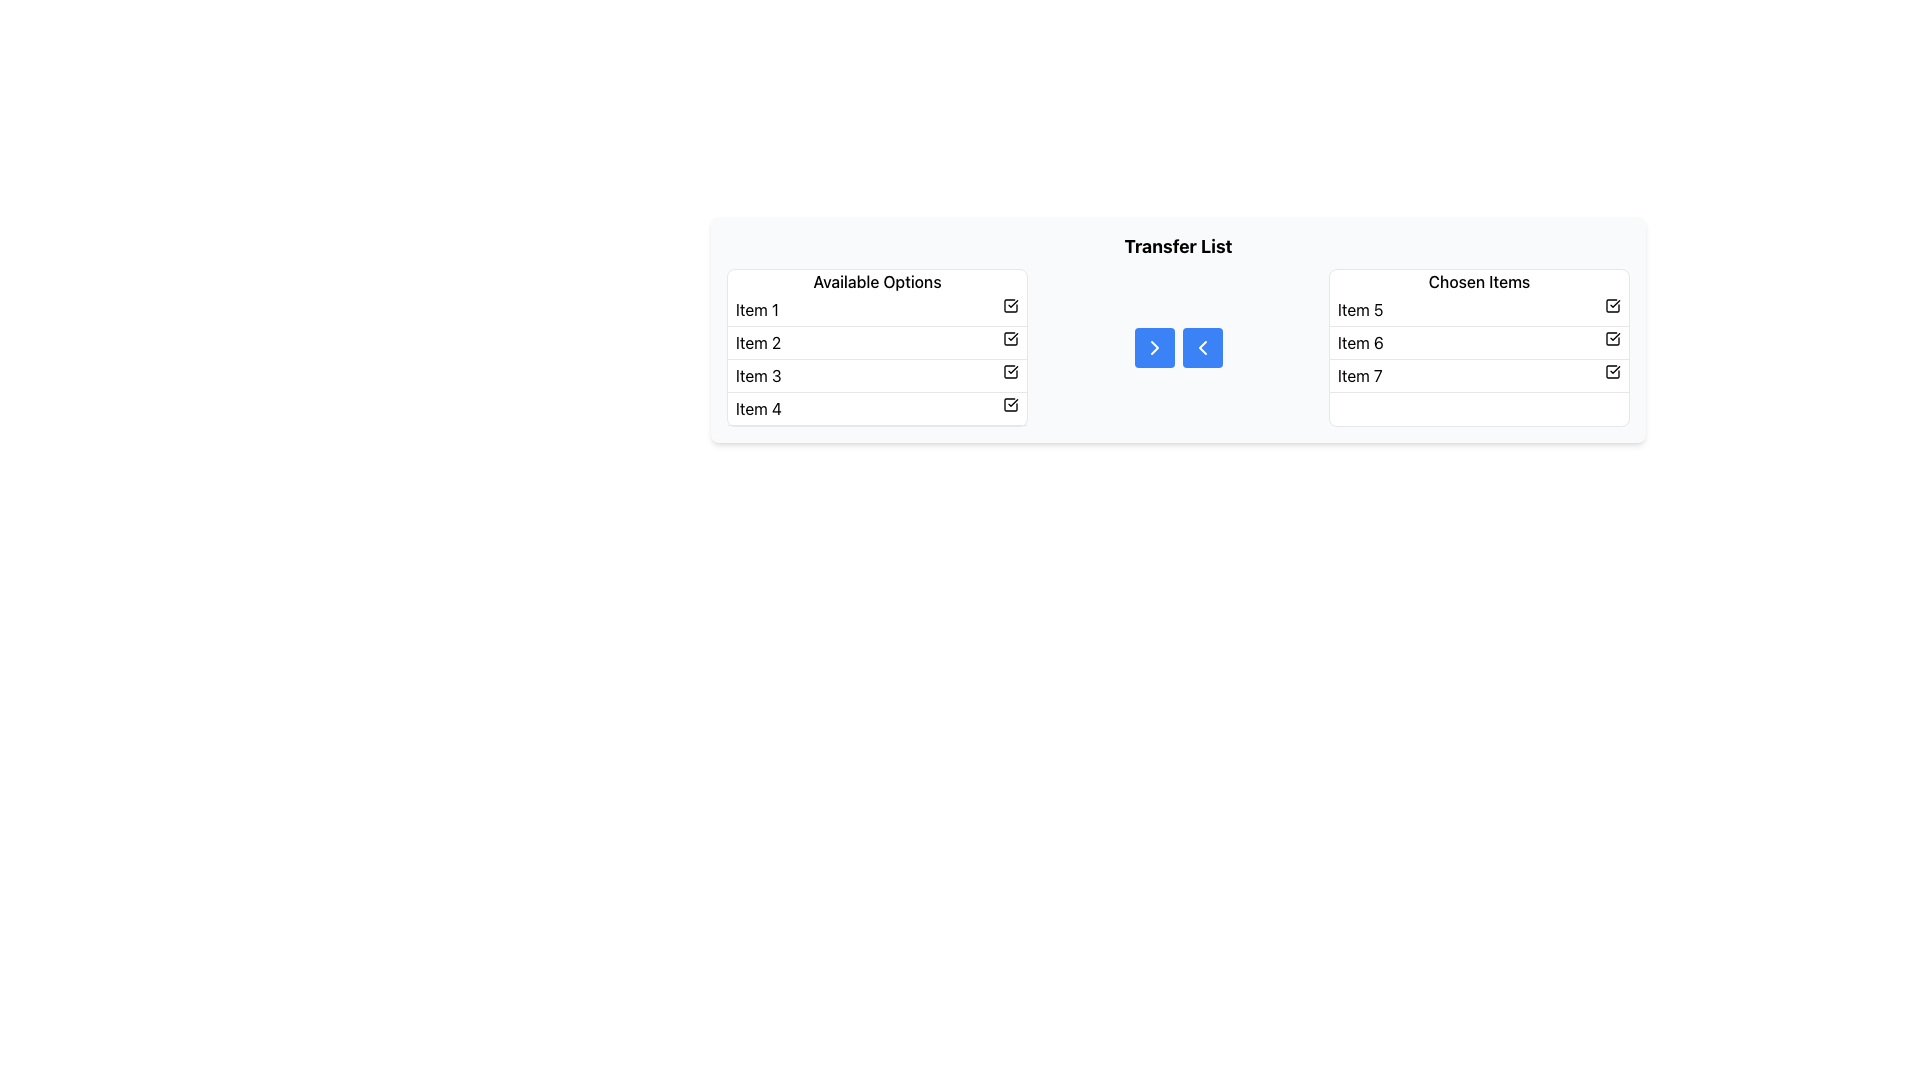 The width and height of the screenshot is (1920, 1080). What do you see at coordinates (1612, 338) in the screenshot?
I see `the checkbox indicating the selected state for 'Item 6' in the 'Chosen Items' list` at bounding box center [1612, 338].